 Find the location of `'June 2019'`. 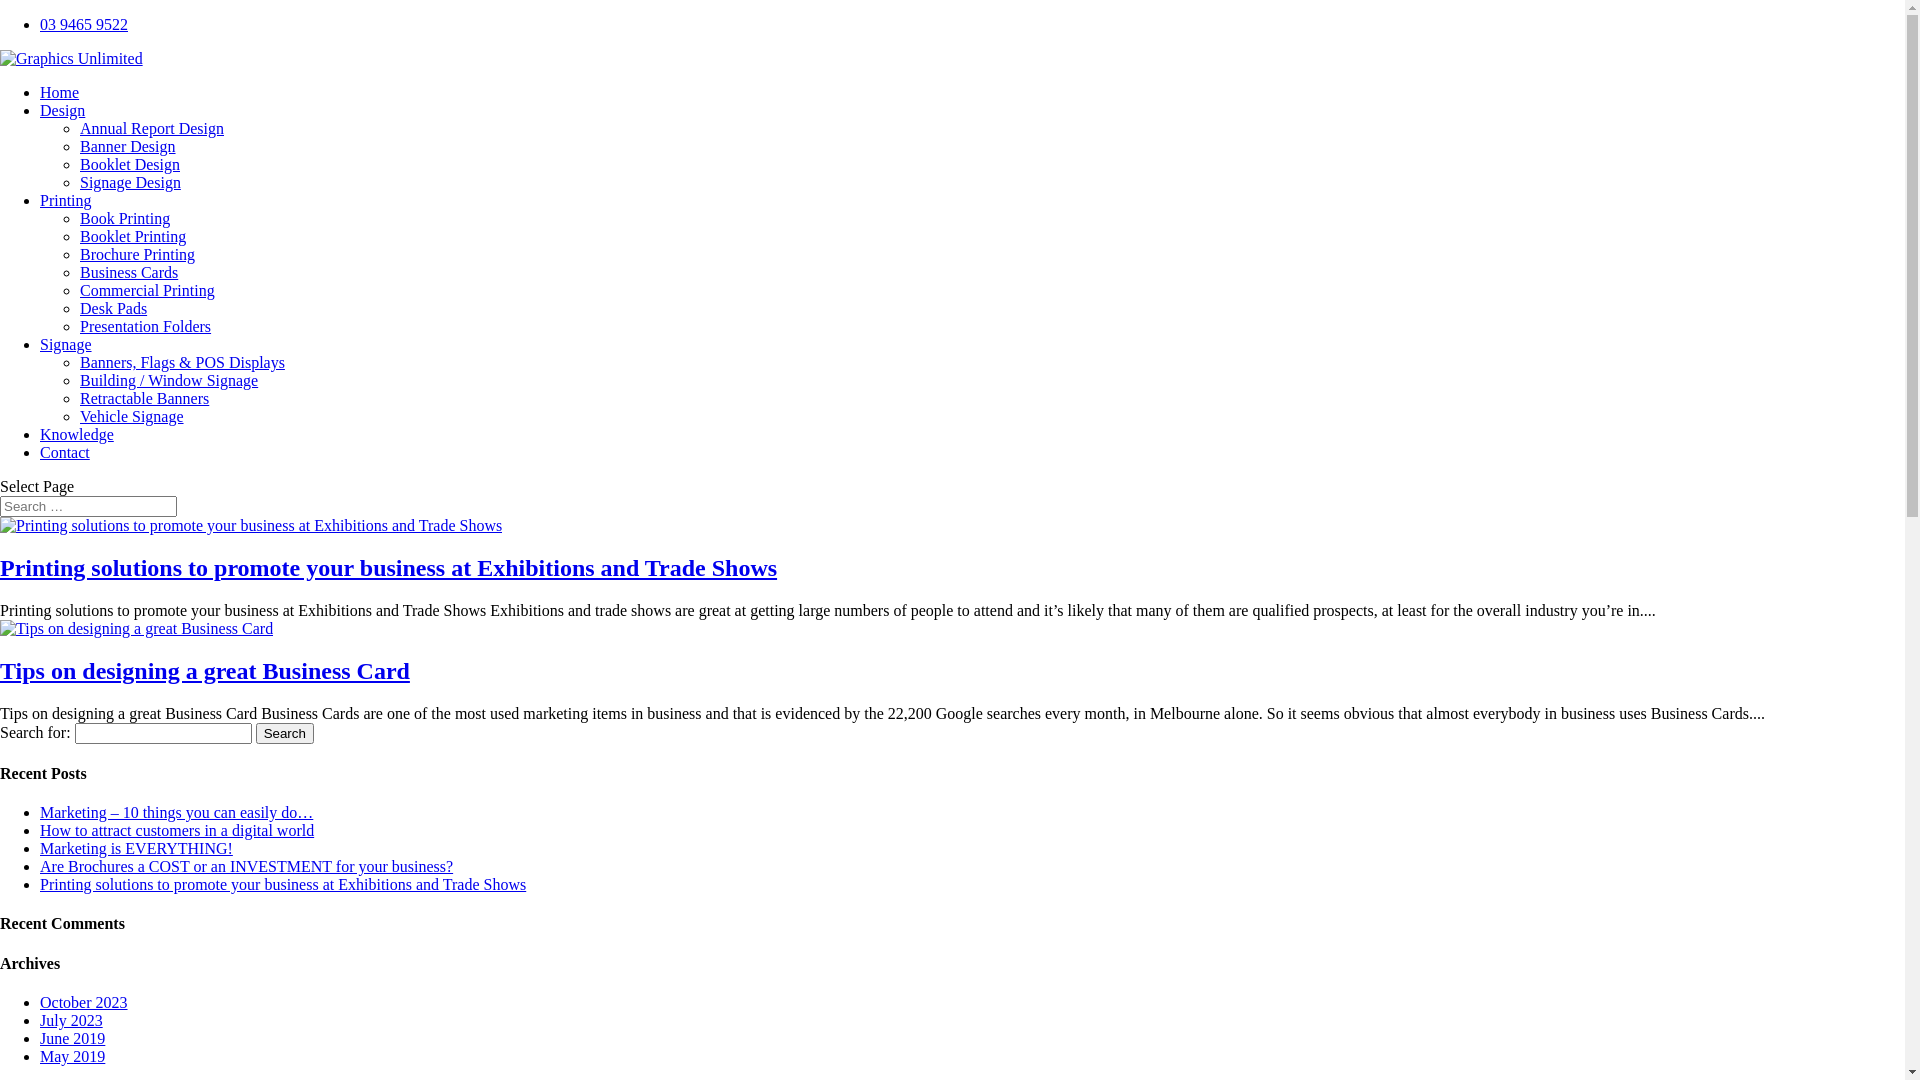

'June 2019' is located at coordinates (72, 1037).